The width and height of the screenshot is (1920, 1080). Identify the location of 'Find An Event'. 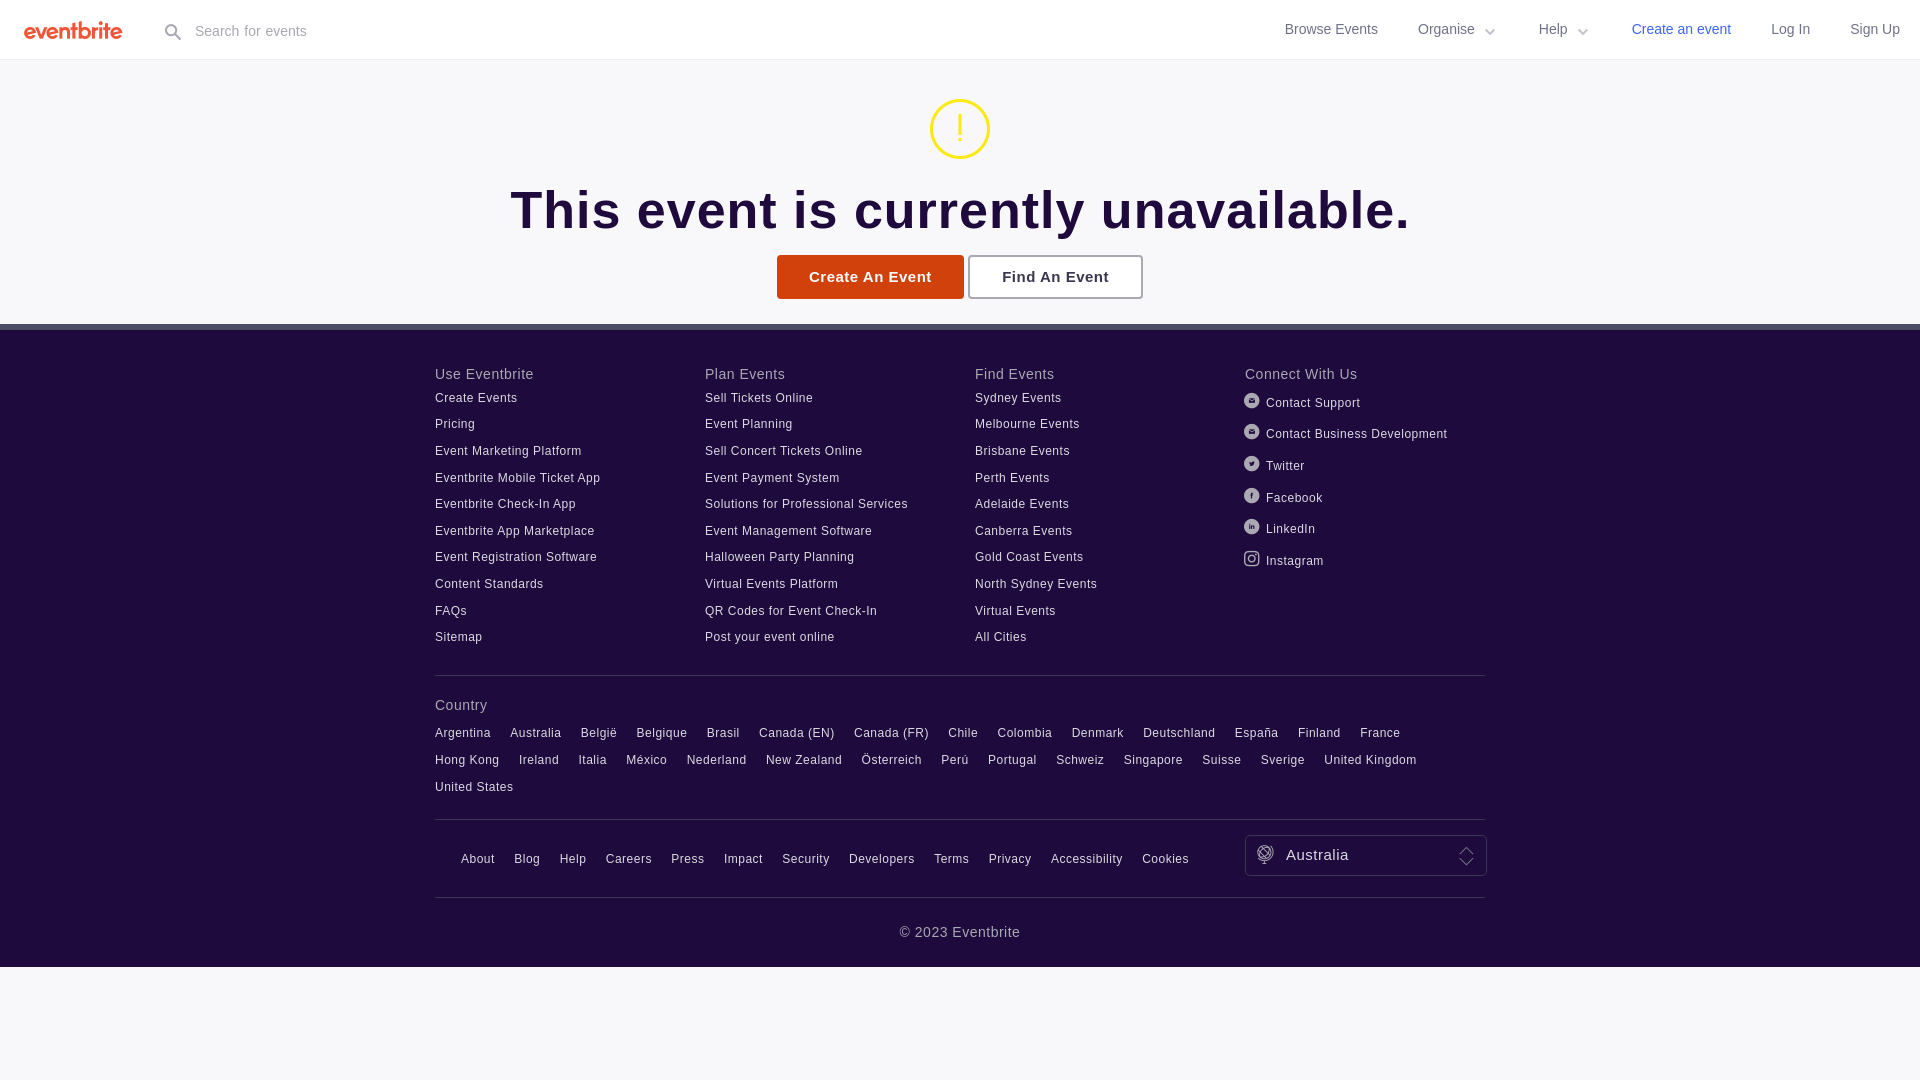
(1054, 277).